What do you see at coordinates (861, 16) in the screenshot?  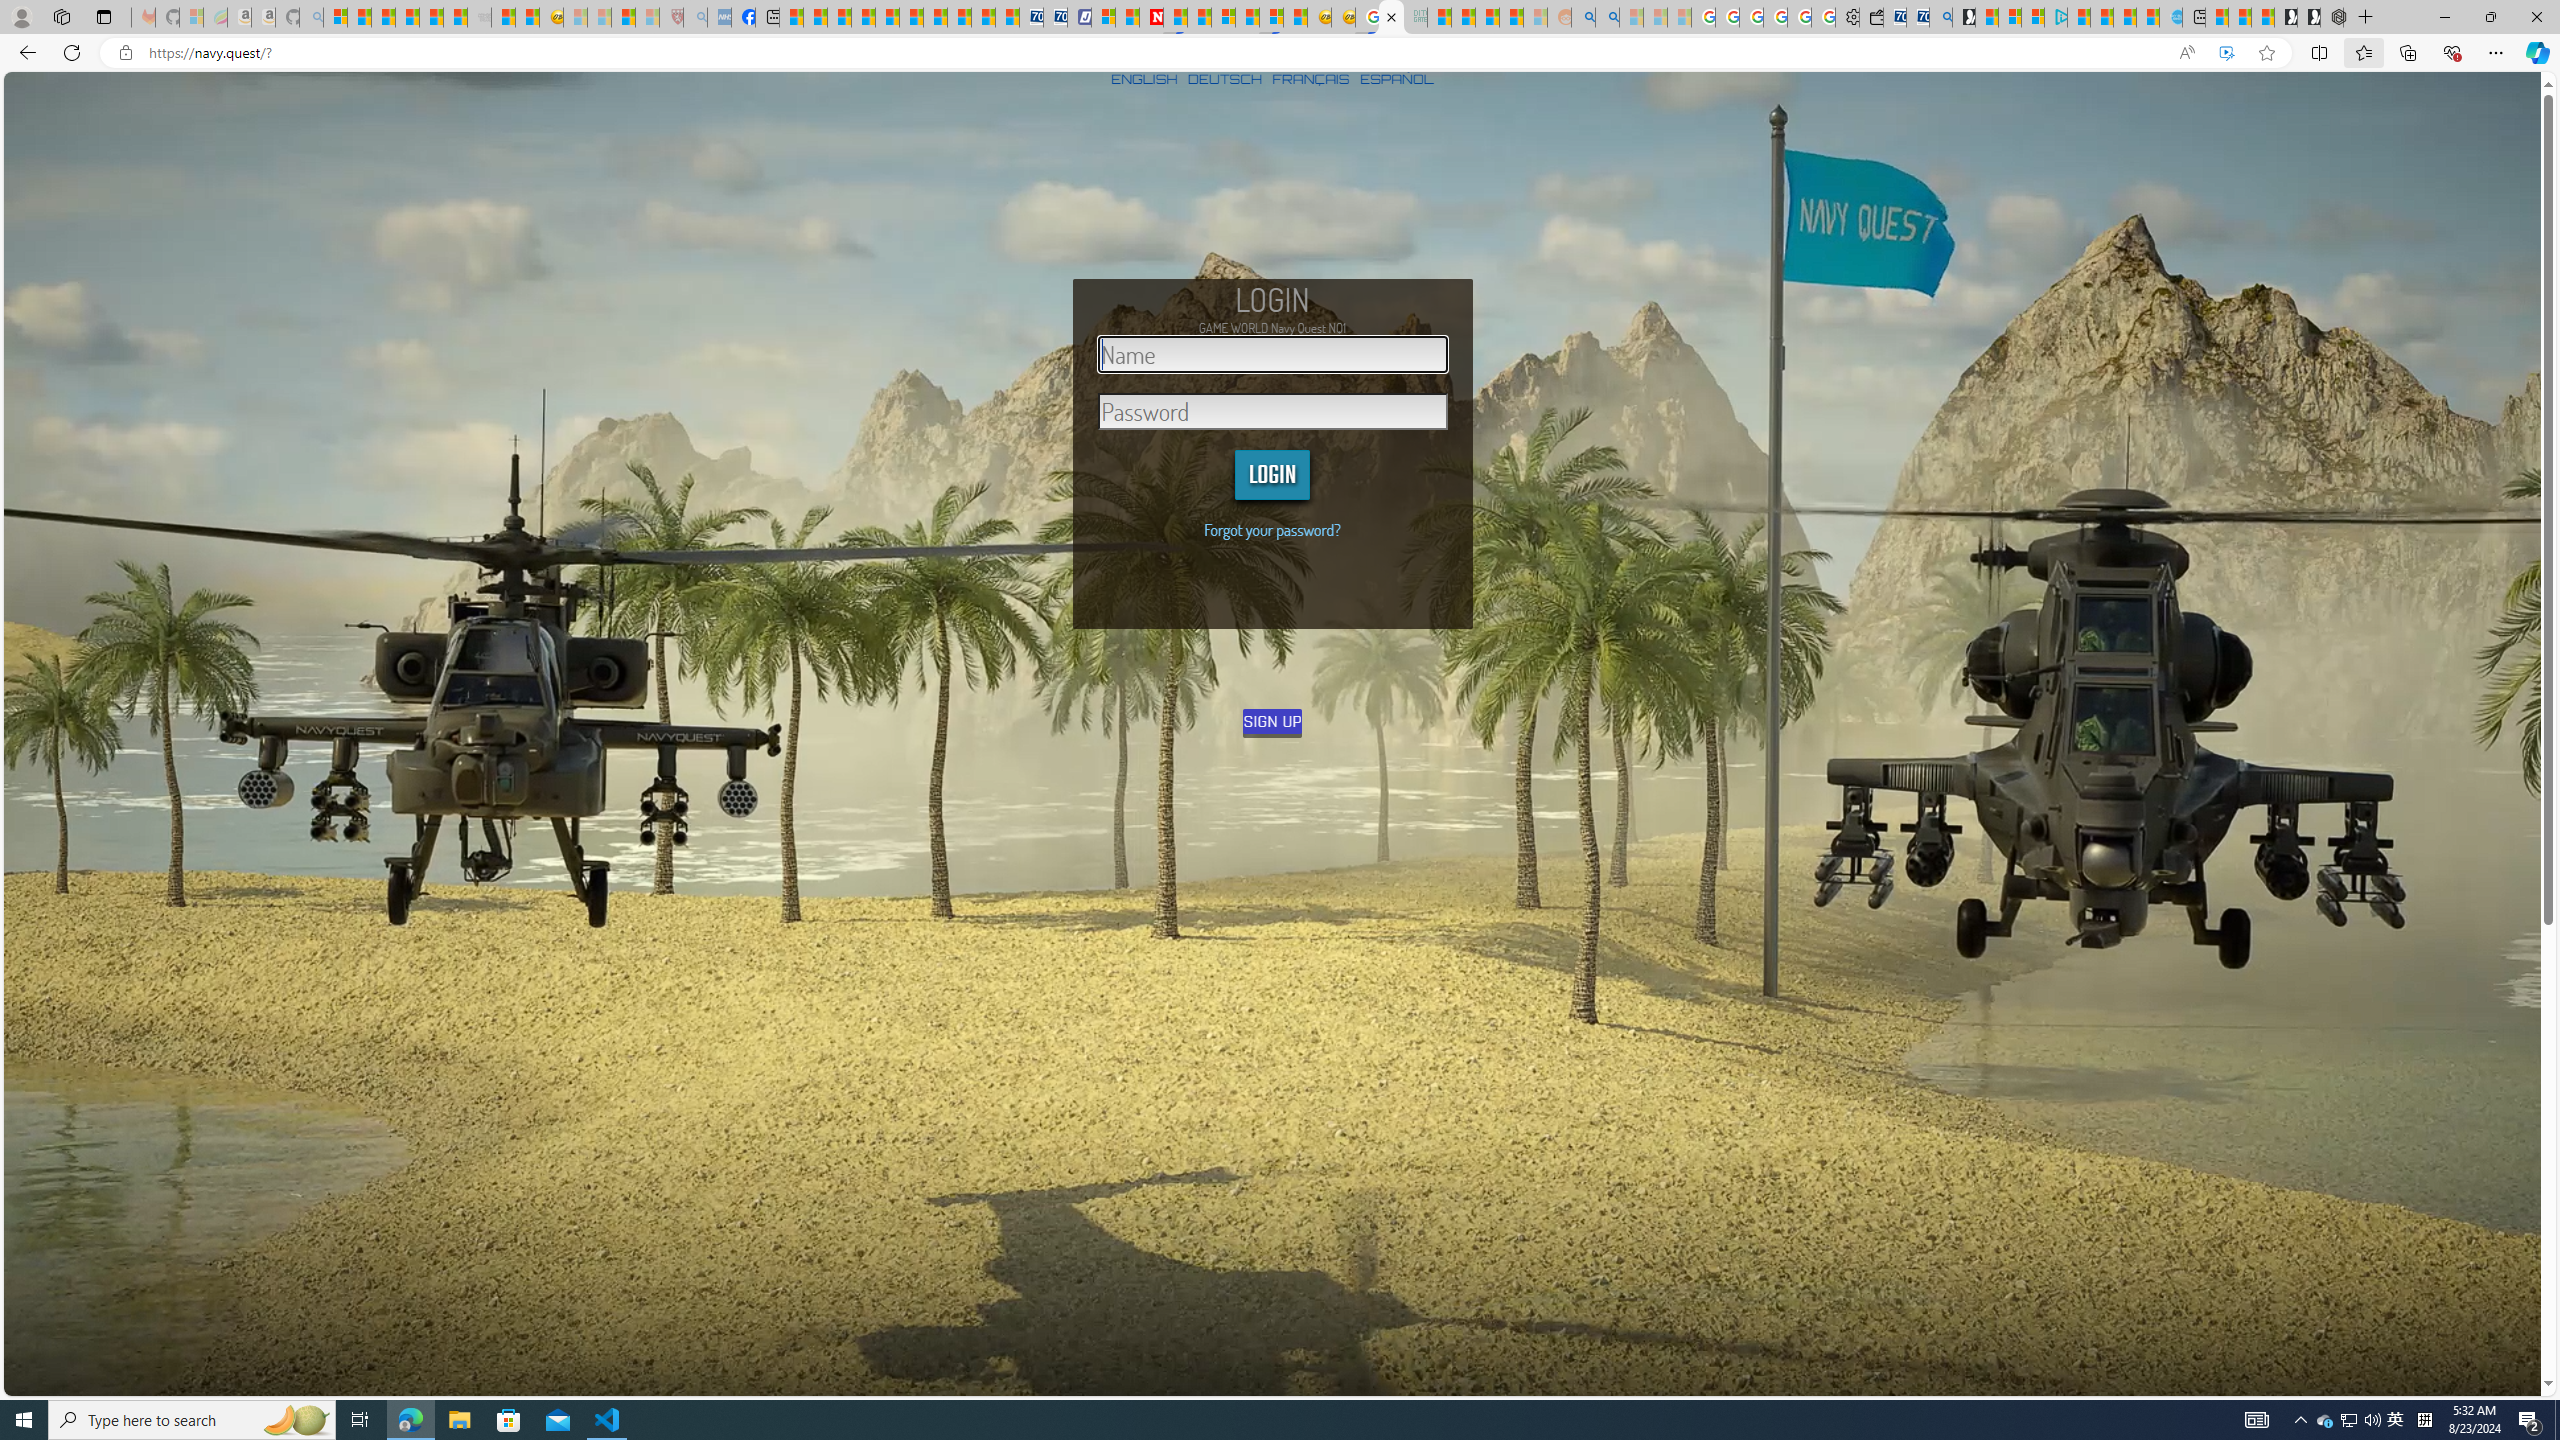 I see `'Climate Damage Becomes Too Severe To Reverse'` at bounding box center [861, 16].